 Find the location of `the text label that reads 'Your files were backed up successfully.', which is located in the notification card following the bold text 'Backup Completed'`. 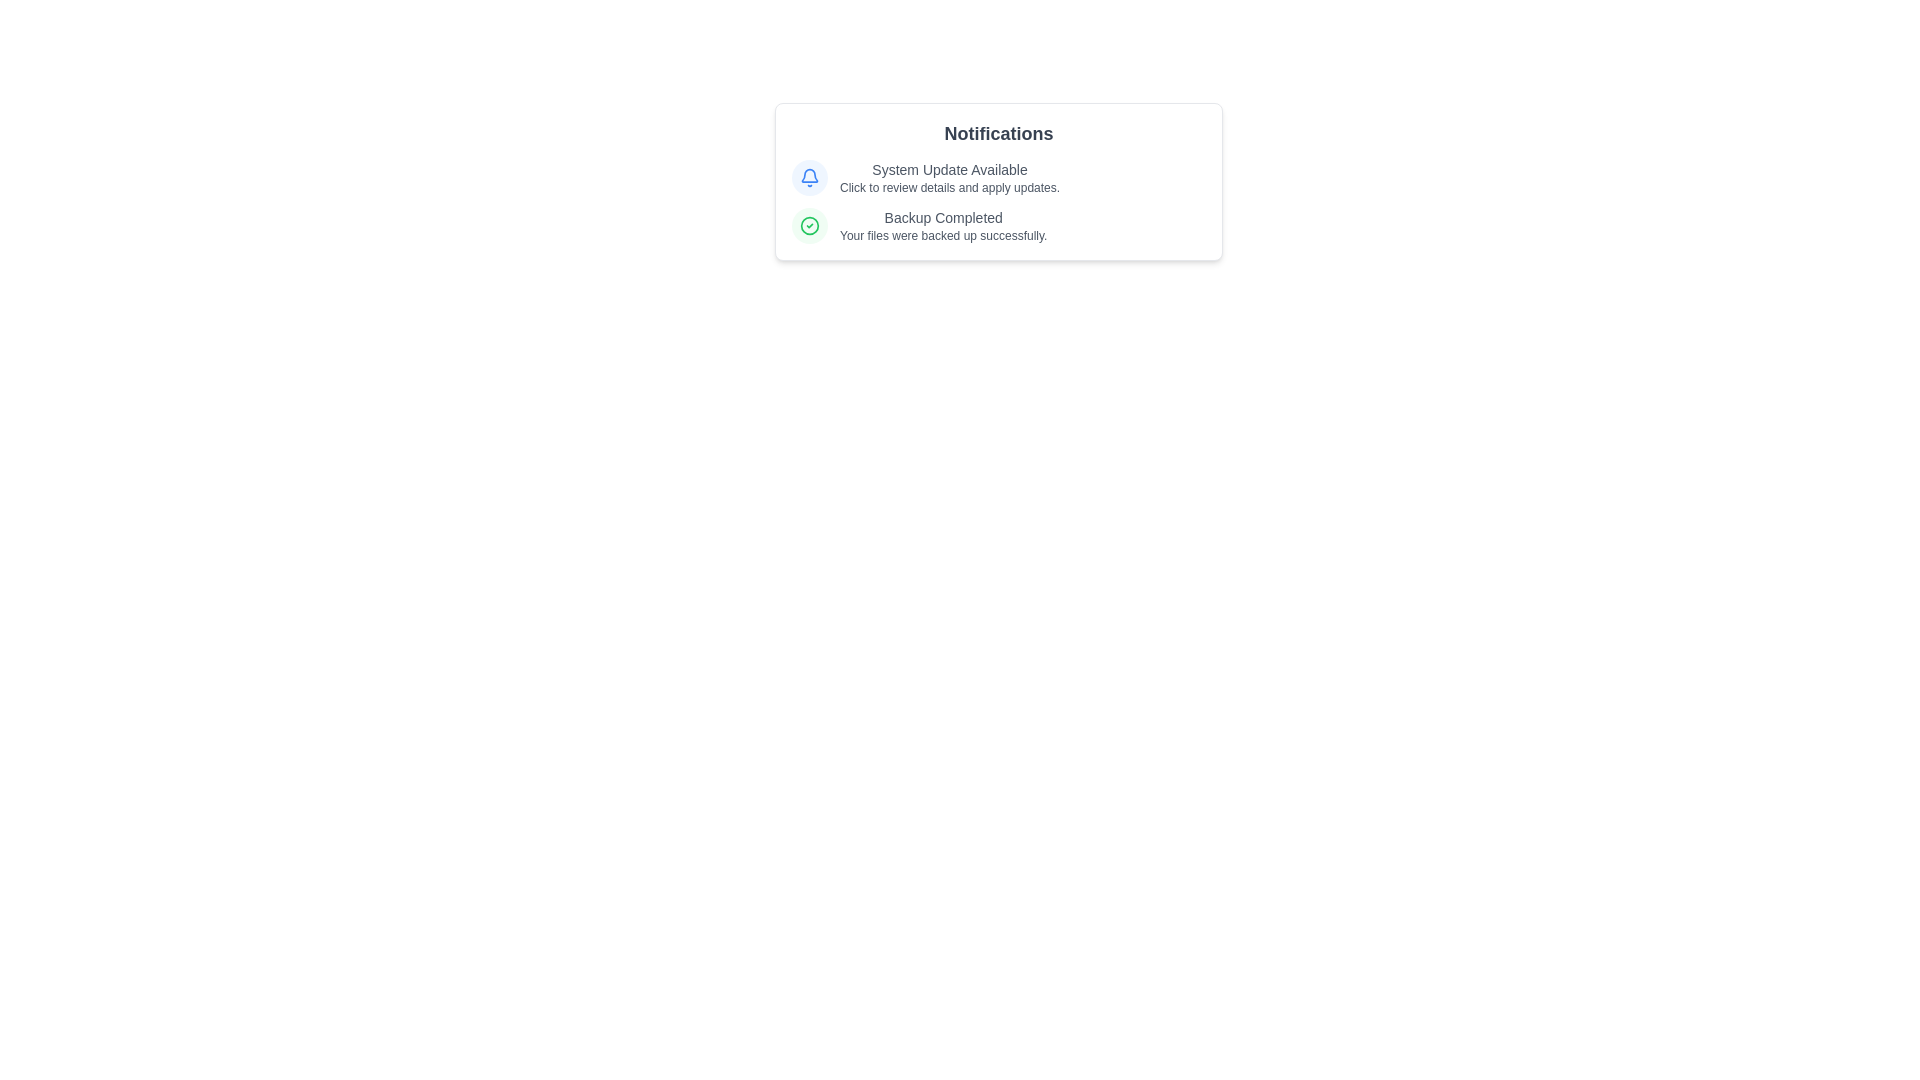

the text label that reads 'Your files were backed up successfully.', which is located in the notification card following the bold text 'Backup Completed' is located at coordinates (942, 234).